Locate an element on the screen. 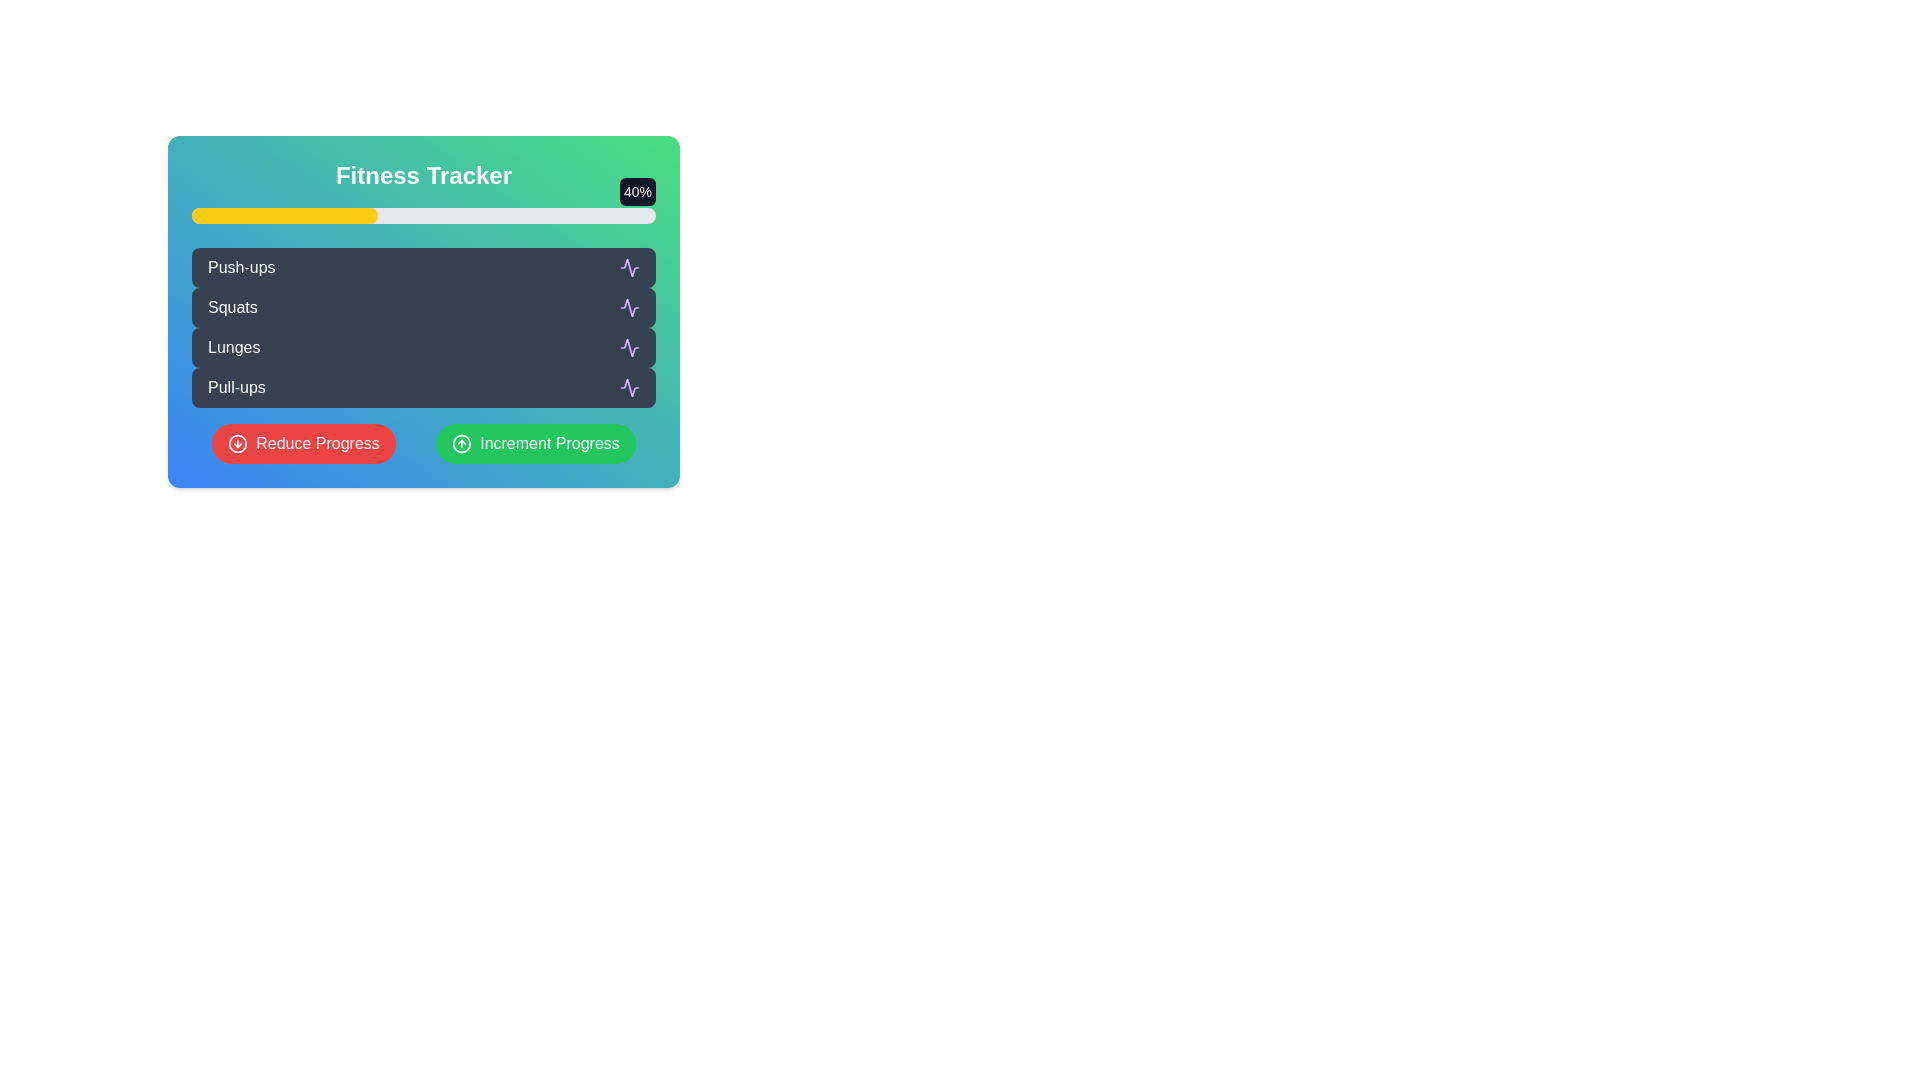 The image size is (1920, 1080). the progress bar indicating 40% progress, which is styled with a rounded appearance and a light gray background, located beneath the 'Fitness Tracker' title is located at coordinates (422, 216).